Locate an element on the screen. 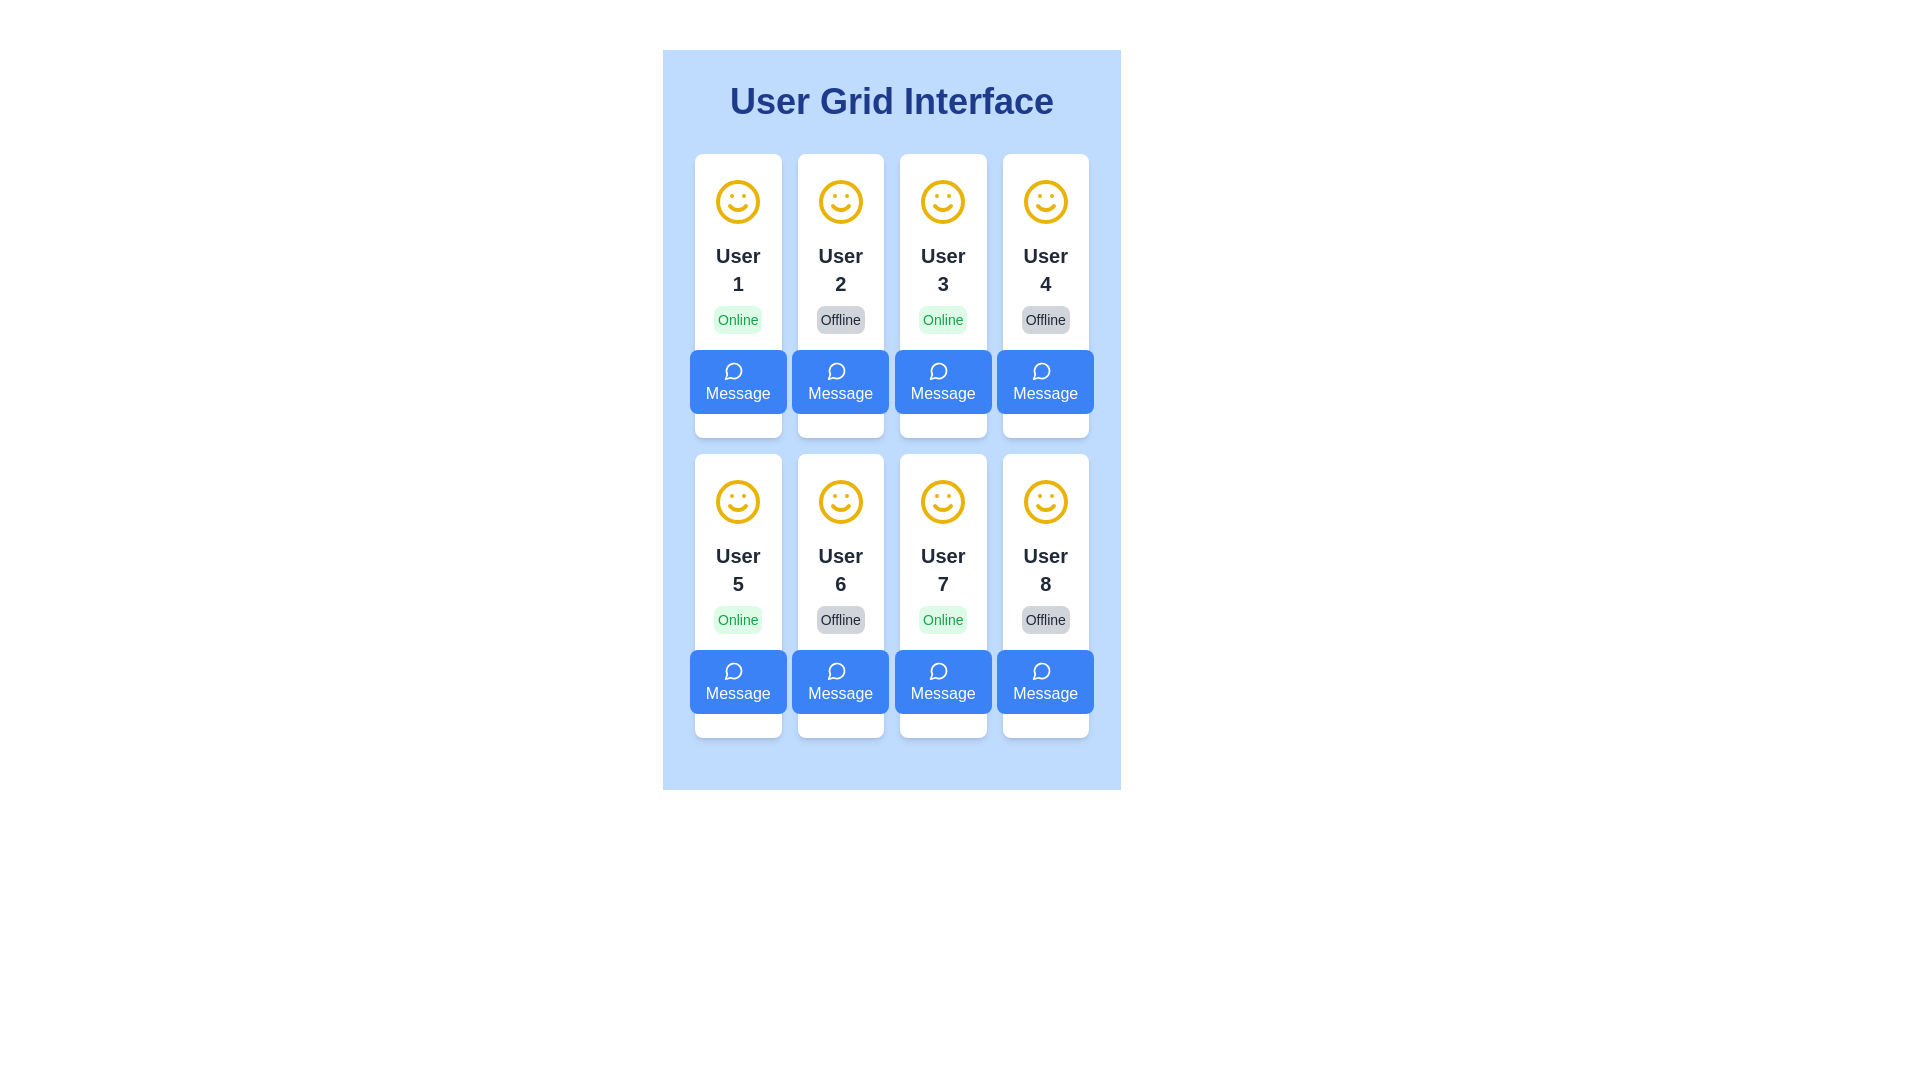 Image resolution: width=1920 pixels, height=1080 pixels. the rectangular blue button labeled 'Message' with a speech bubble icon to send a message is located at coordinates (840, 681).